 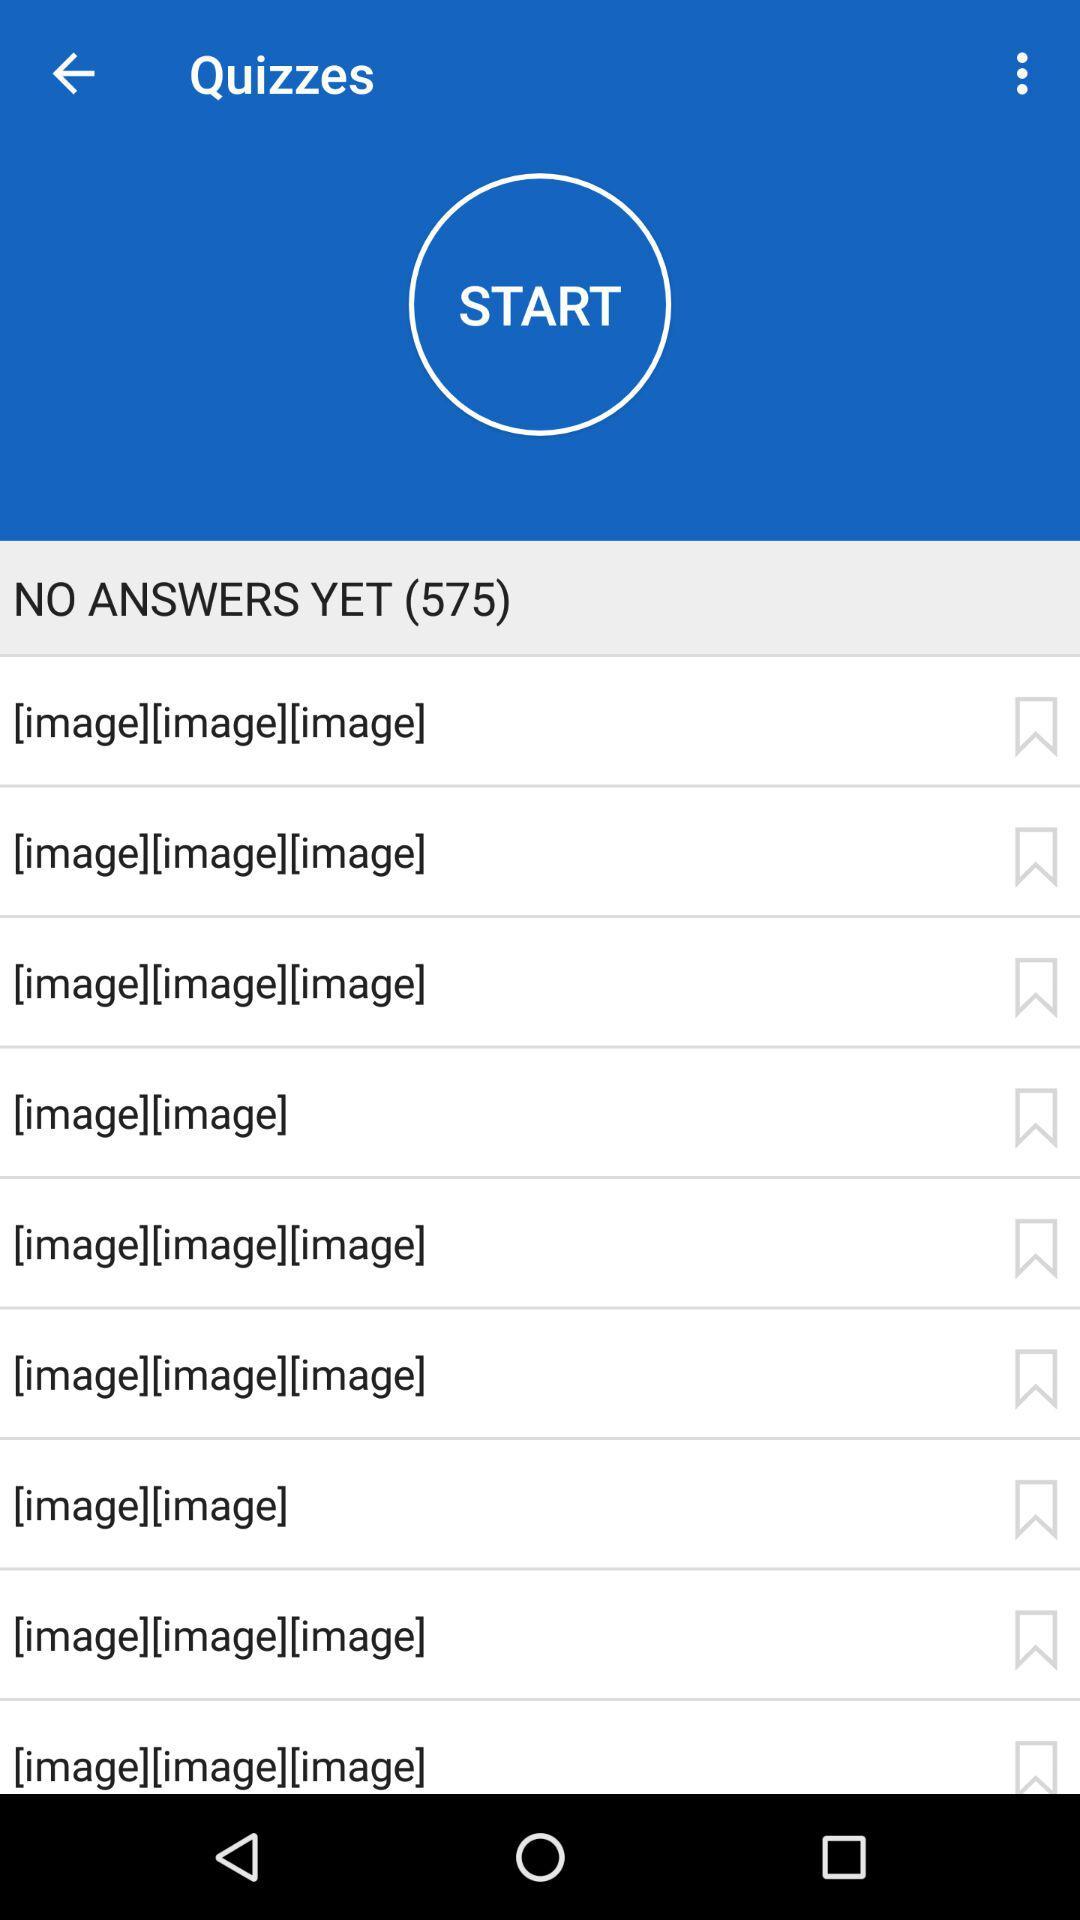 What do you see at coordinates (1035, 988) in the screenshot?
I see `app to the right of [image][image][image] icon` at bounding box center [1035, 988].